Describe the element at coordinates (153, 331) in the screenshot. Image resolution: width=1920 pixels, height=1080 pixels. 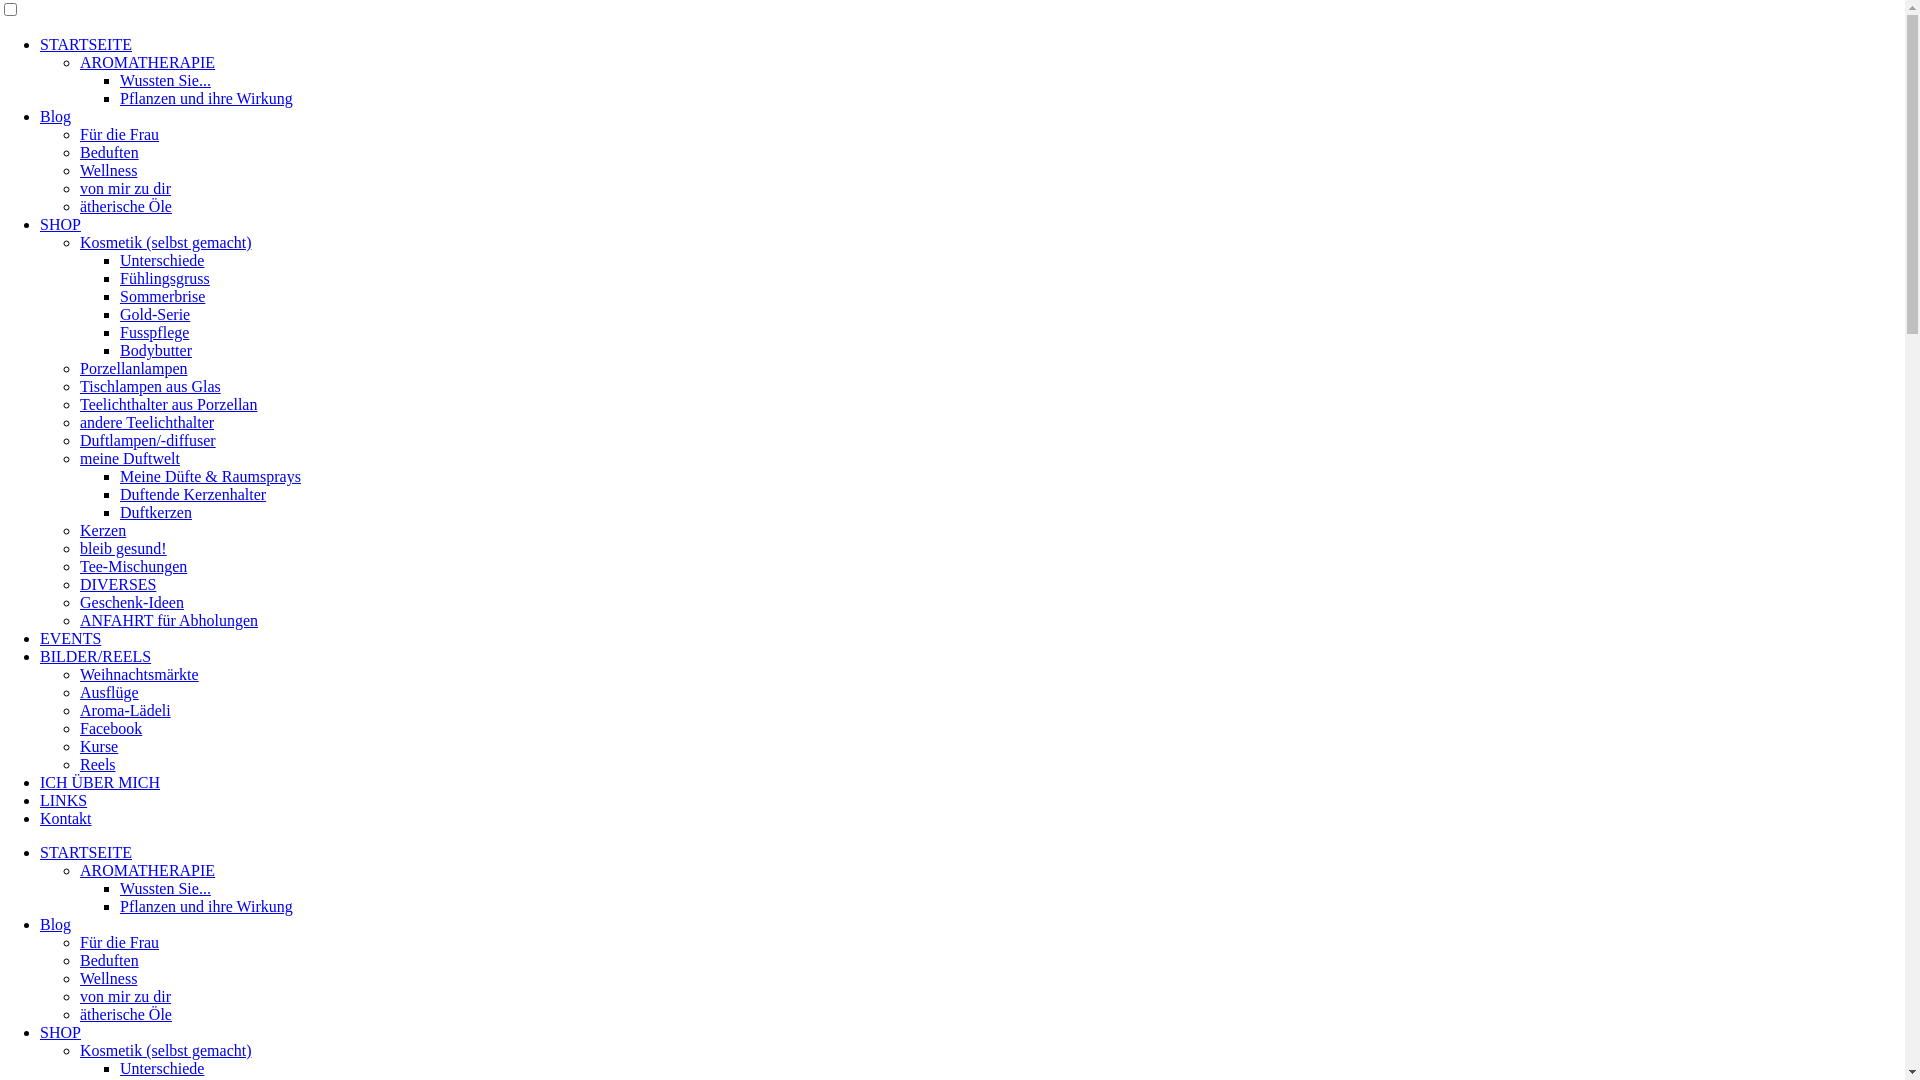
I see `'Fusspflege'` at that location.